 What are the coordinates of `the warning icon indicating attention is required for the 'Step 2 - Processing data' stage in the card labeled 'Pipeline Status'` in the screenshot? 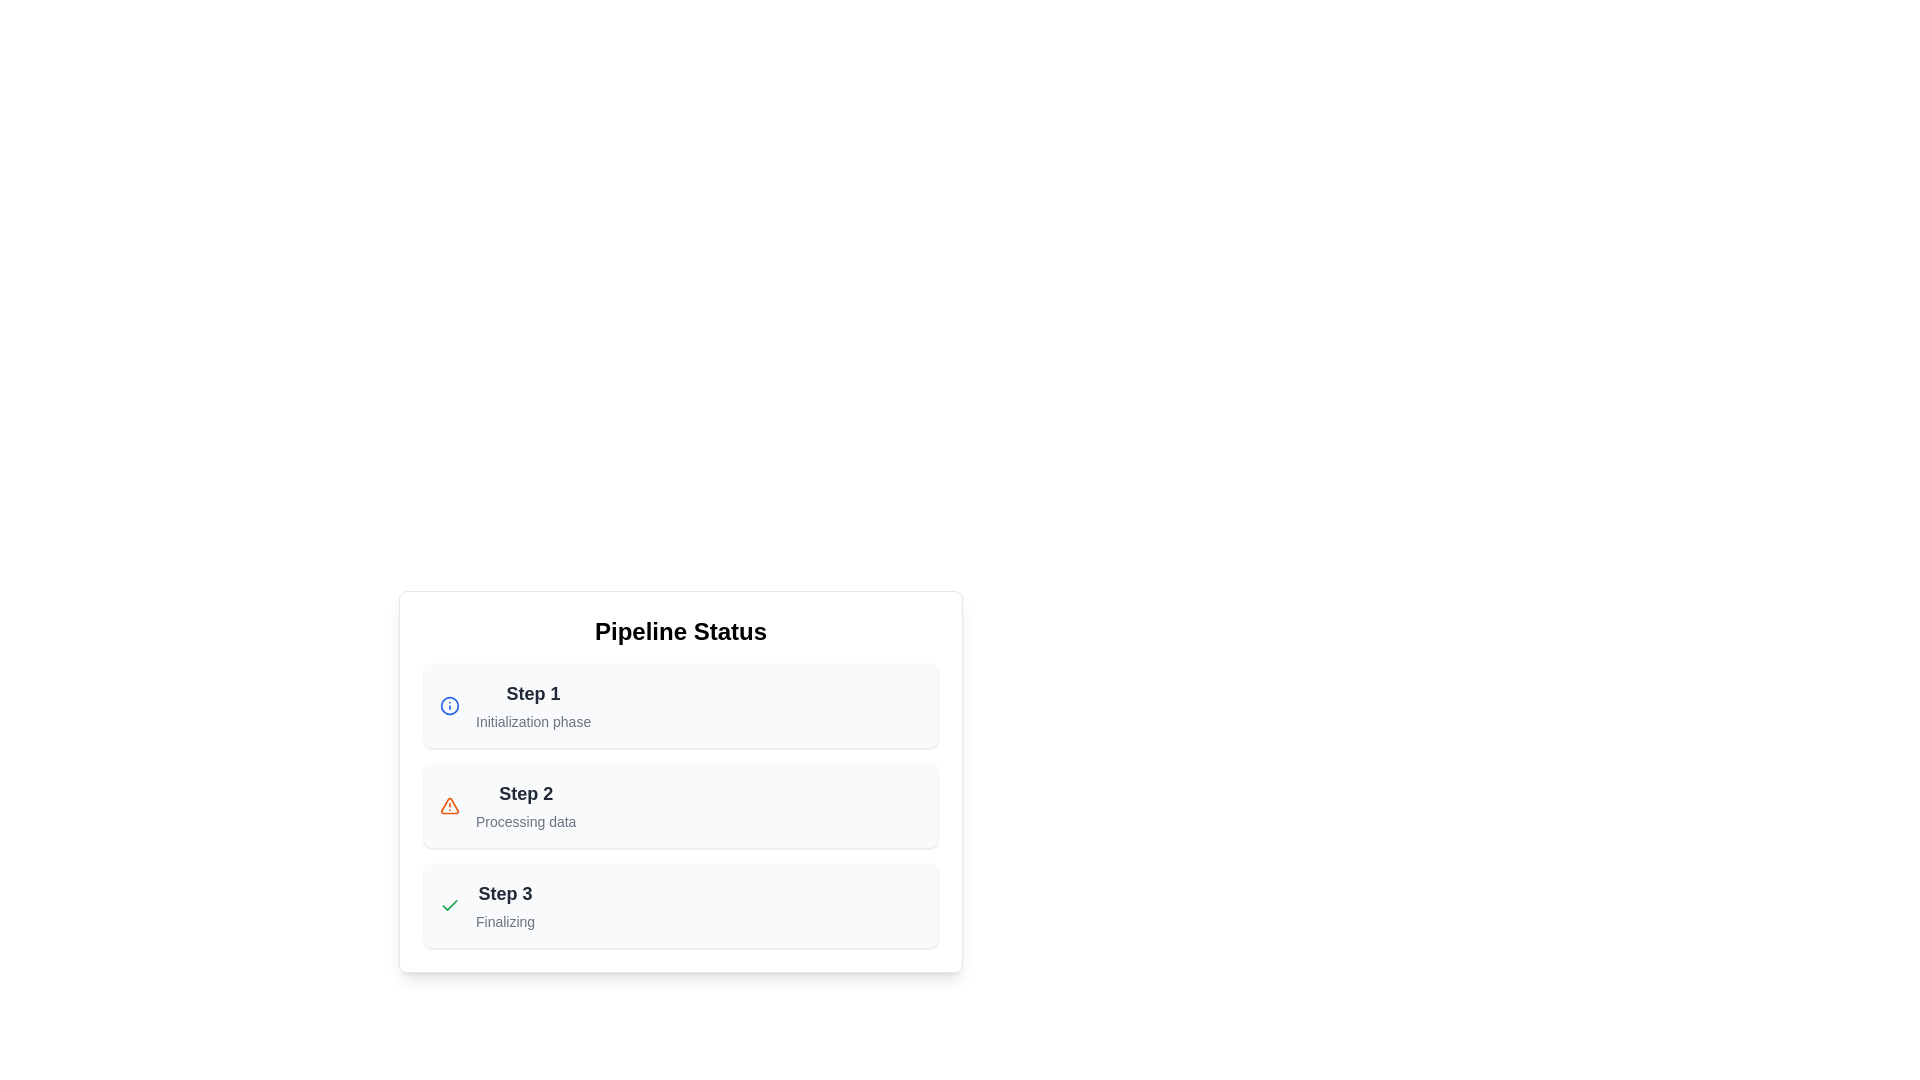 It's located at (449, 805).